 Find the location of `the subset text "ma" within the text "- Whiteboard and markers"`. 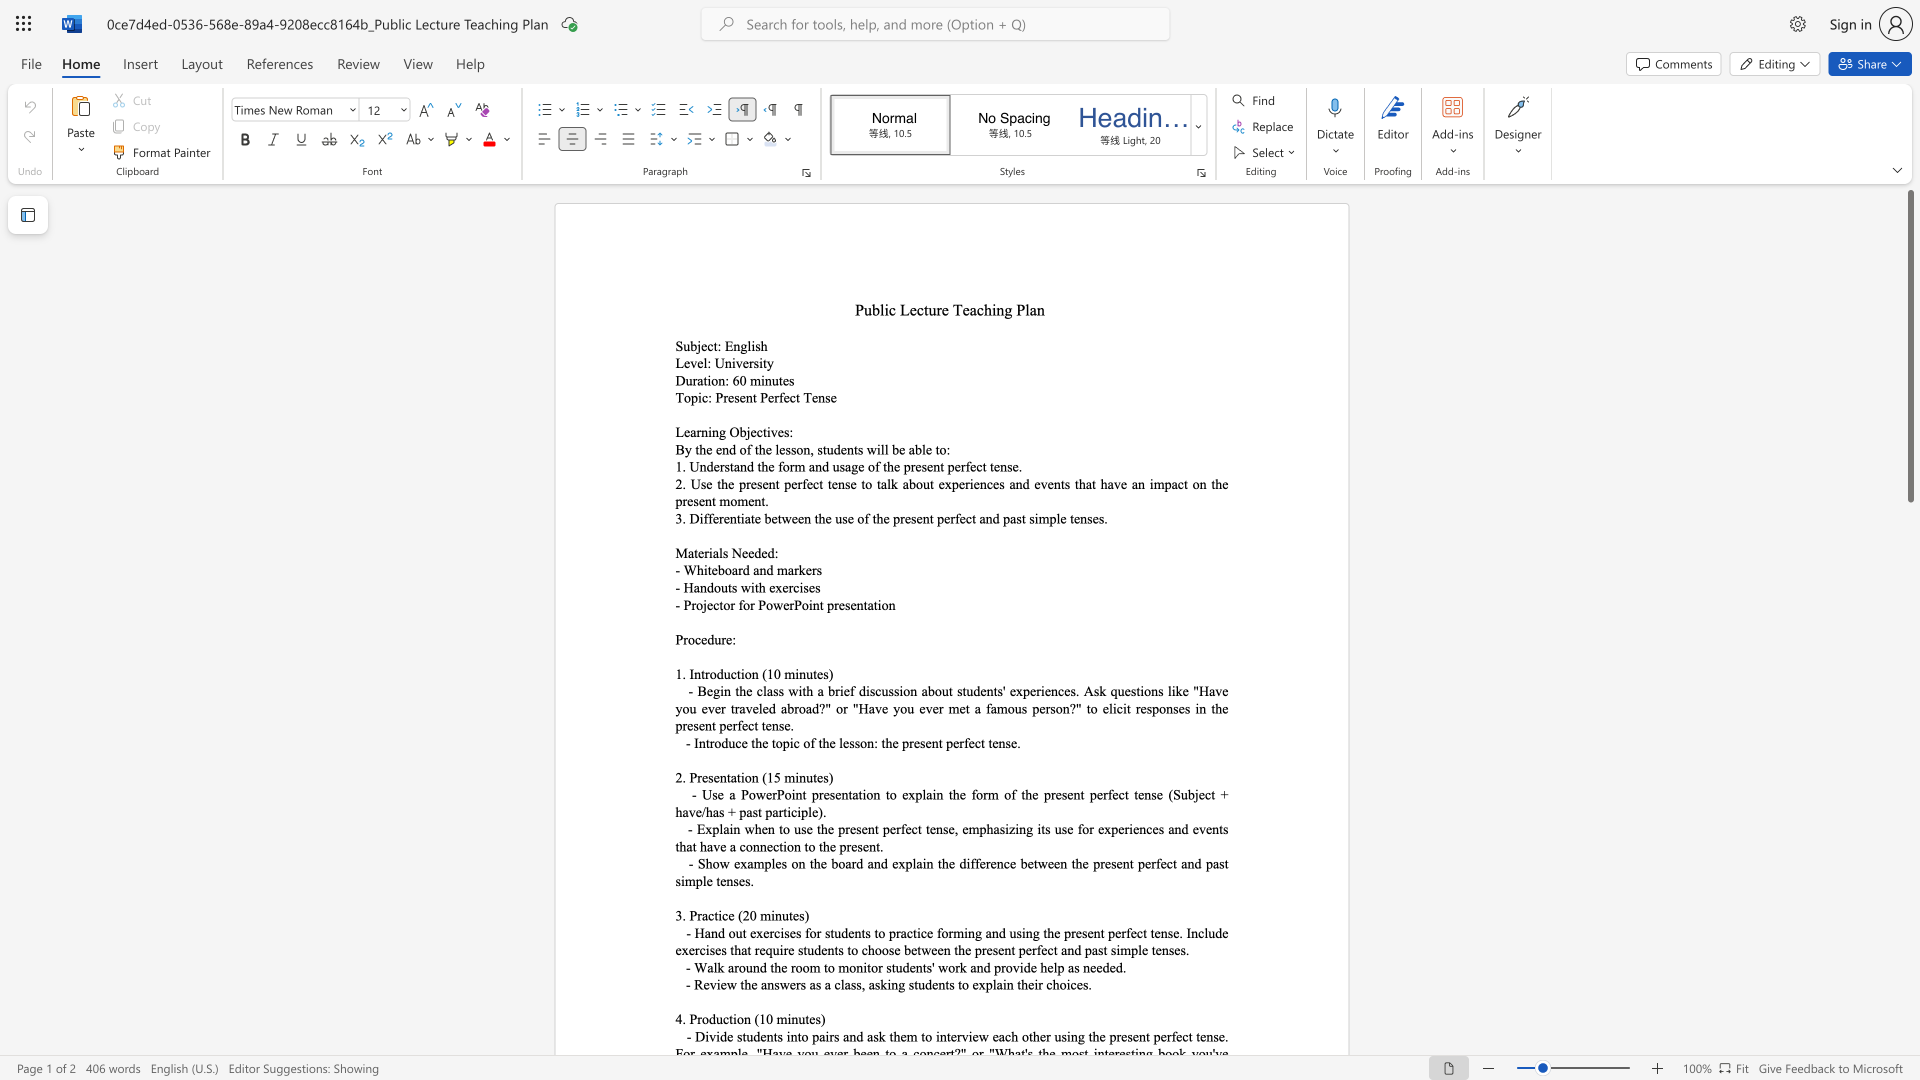

the subset text "ma" within the text "- Whiteboard and markers" is located at coordinates (776, 570).